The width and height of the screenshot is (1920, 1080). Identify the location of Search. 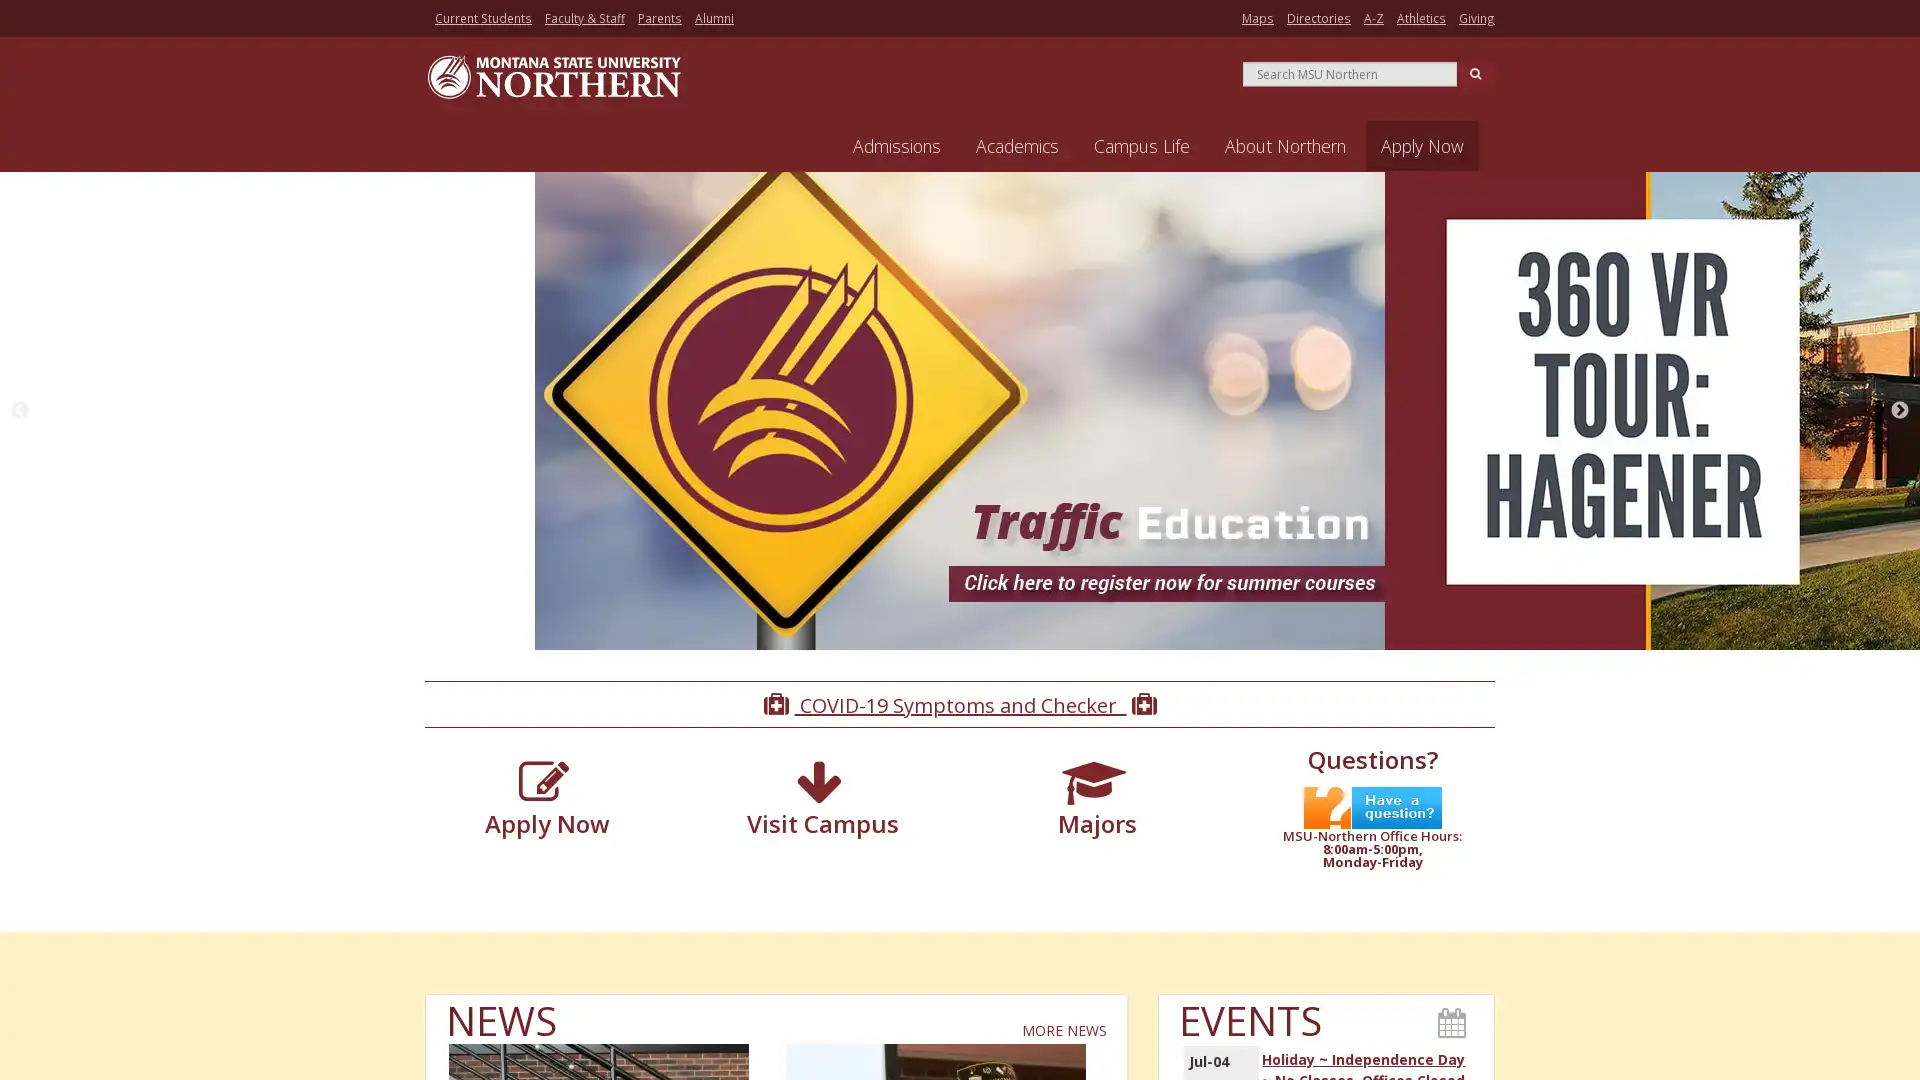
(1475, 72).